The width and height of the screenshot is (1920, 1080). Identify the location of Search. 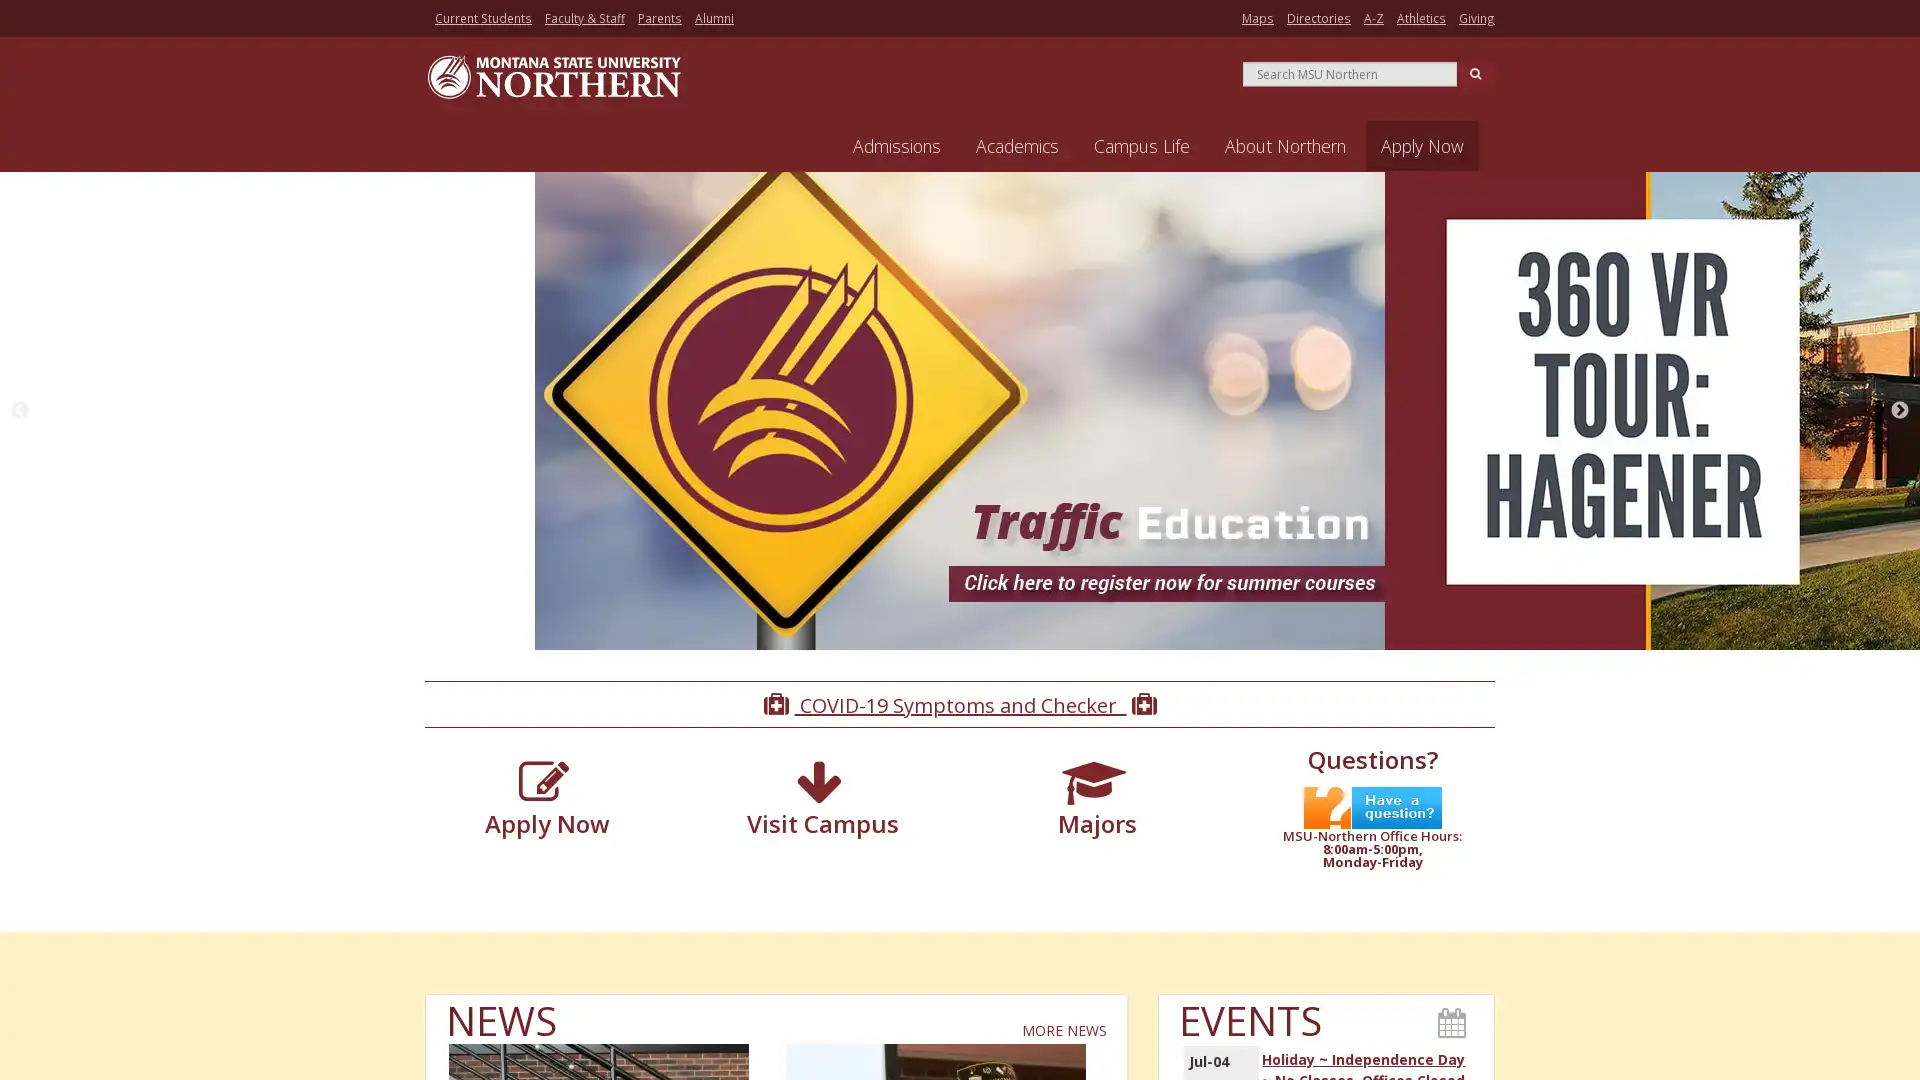
(1475, 72).